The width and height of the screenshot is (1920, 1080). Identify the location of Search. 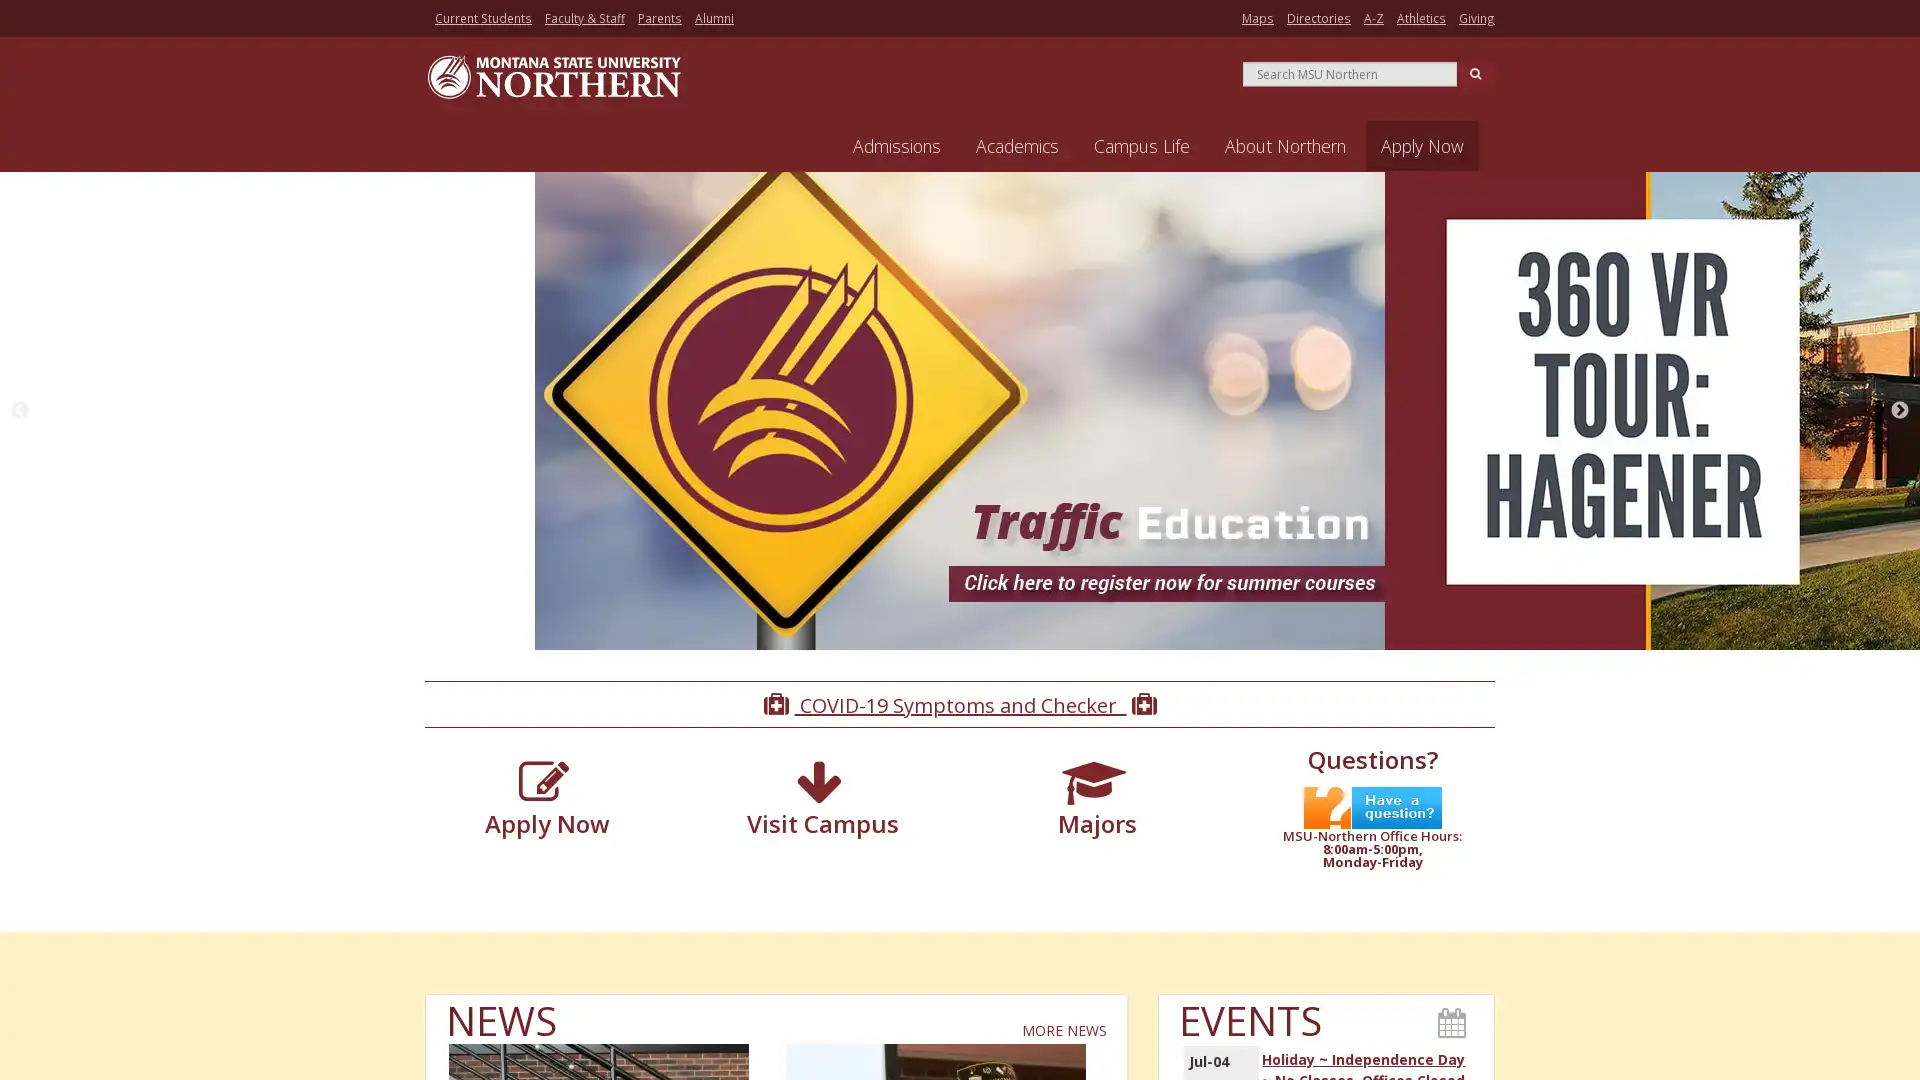
(1475, 72).